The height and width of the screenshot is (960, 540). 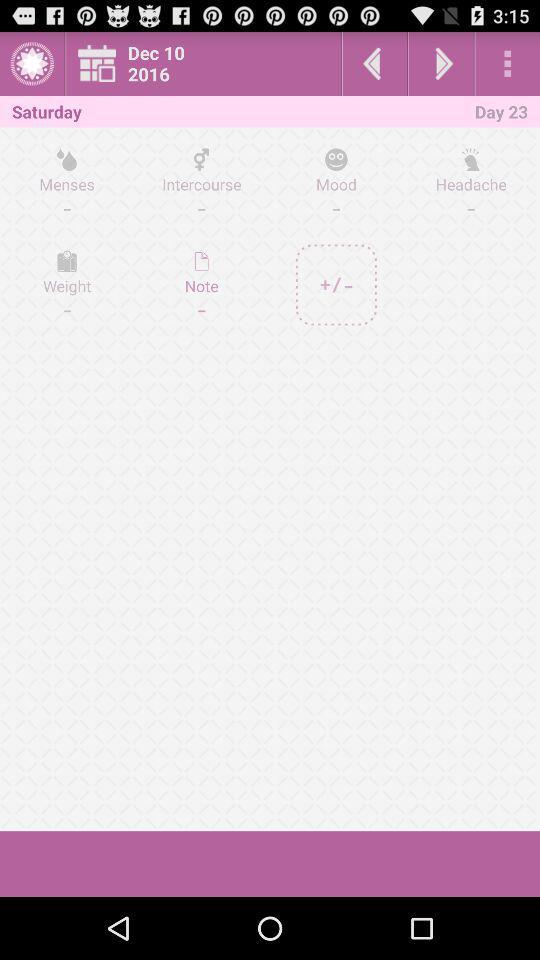 I want to click on the dec 10, so click(x=208, y=63).